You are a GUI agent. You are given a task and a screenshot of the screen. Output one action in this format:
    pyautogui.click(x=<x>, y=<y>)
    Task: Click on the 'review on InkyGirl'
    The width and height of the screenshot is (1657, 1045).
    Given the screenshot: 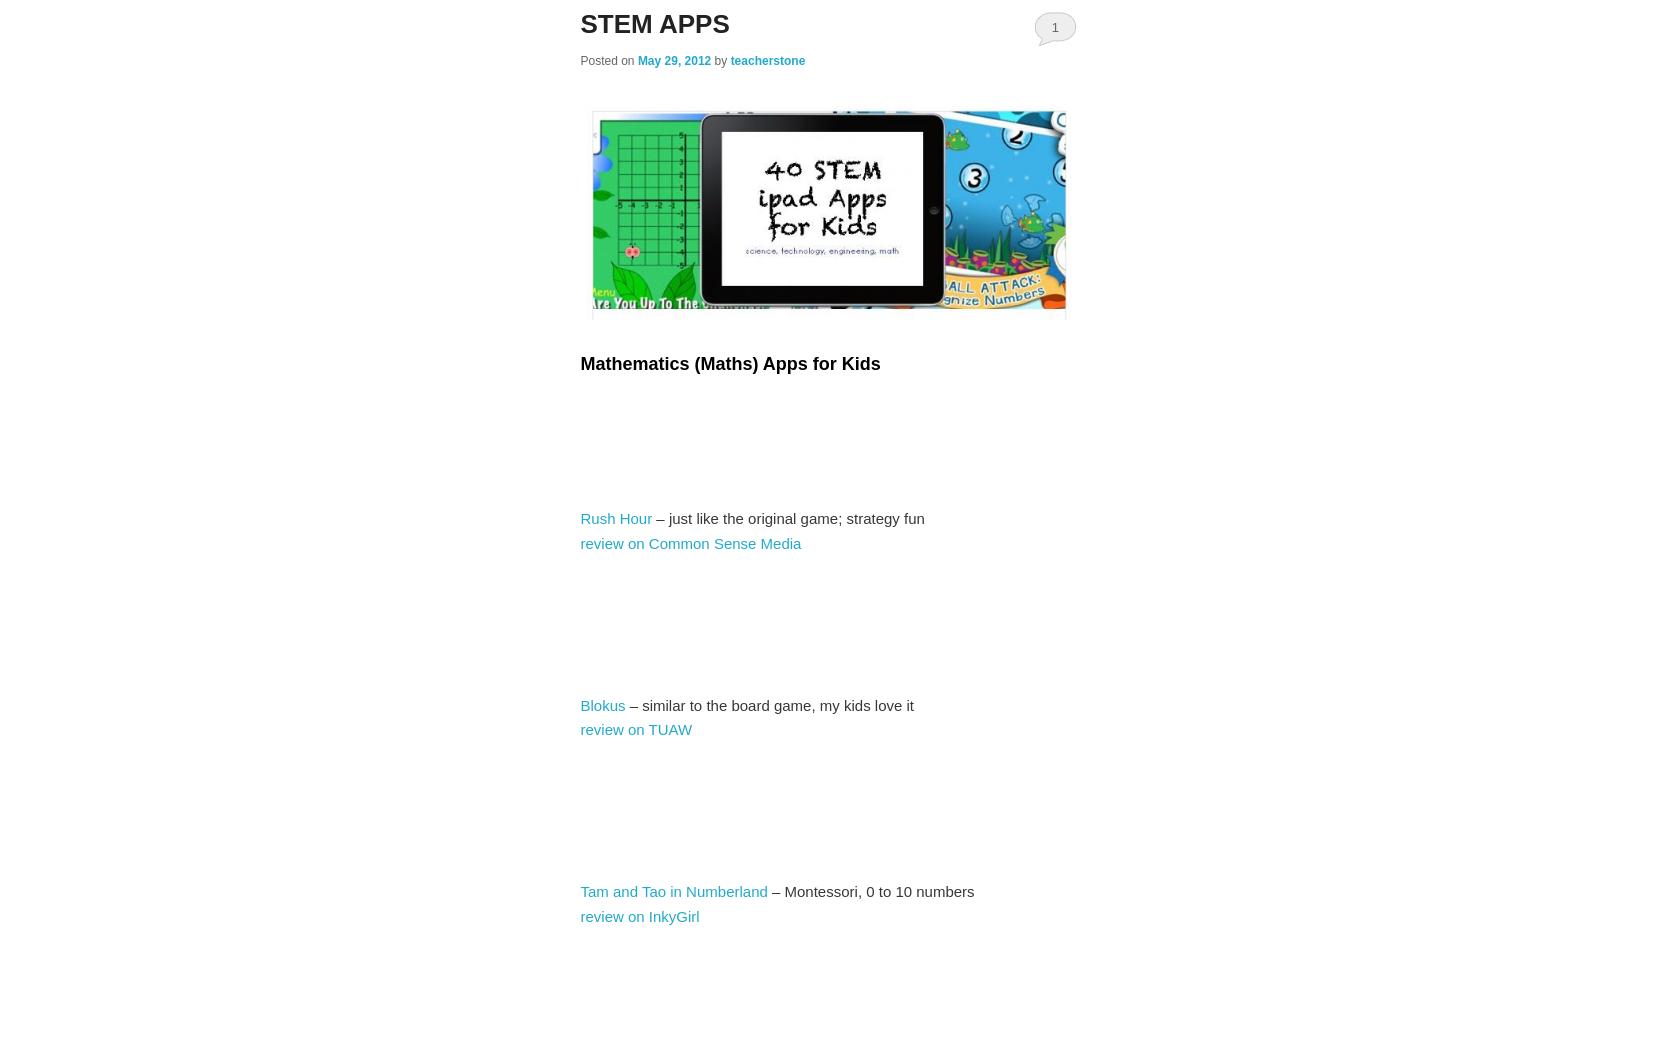 What is the action you would take?
    pyautogui.click(x=579, y=915)
    